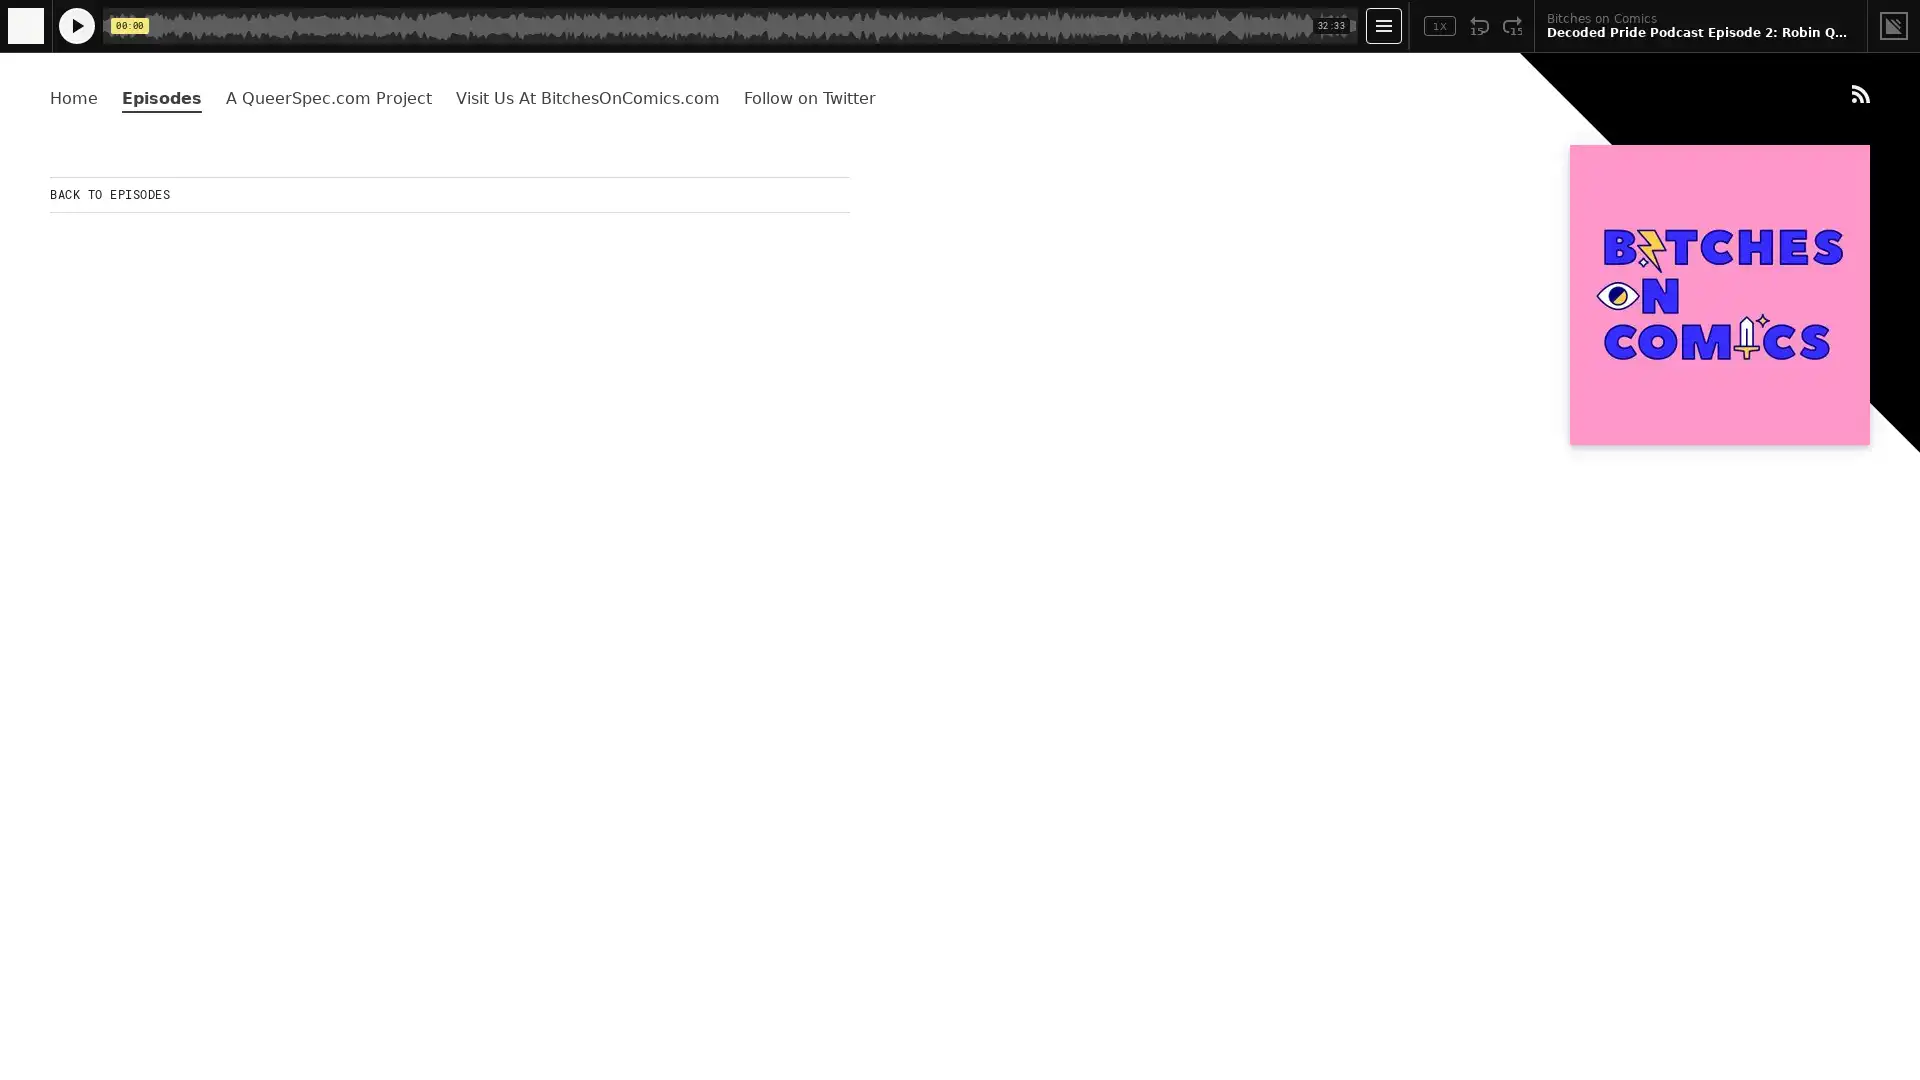 Image resolution: width=1920 pixels, height=1080 pixels. What do you see at coordinates (1440, 26) in the screenshot?
I see `Toggle Speed: Current Speed 1x` at bounding box center [1440, 26].